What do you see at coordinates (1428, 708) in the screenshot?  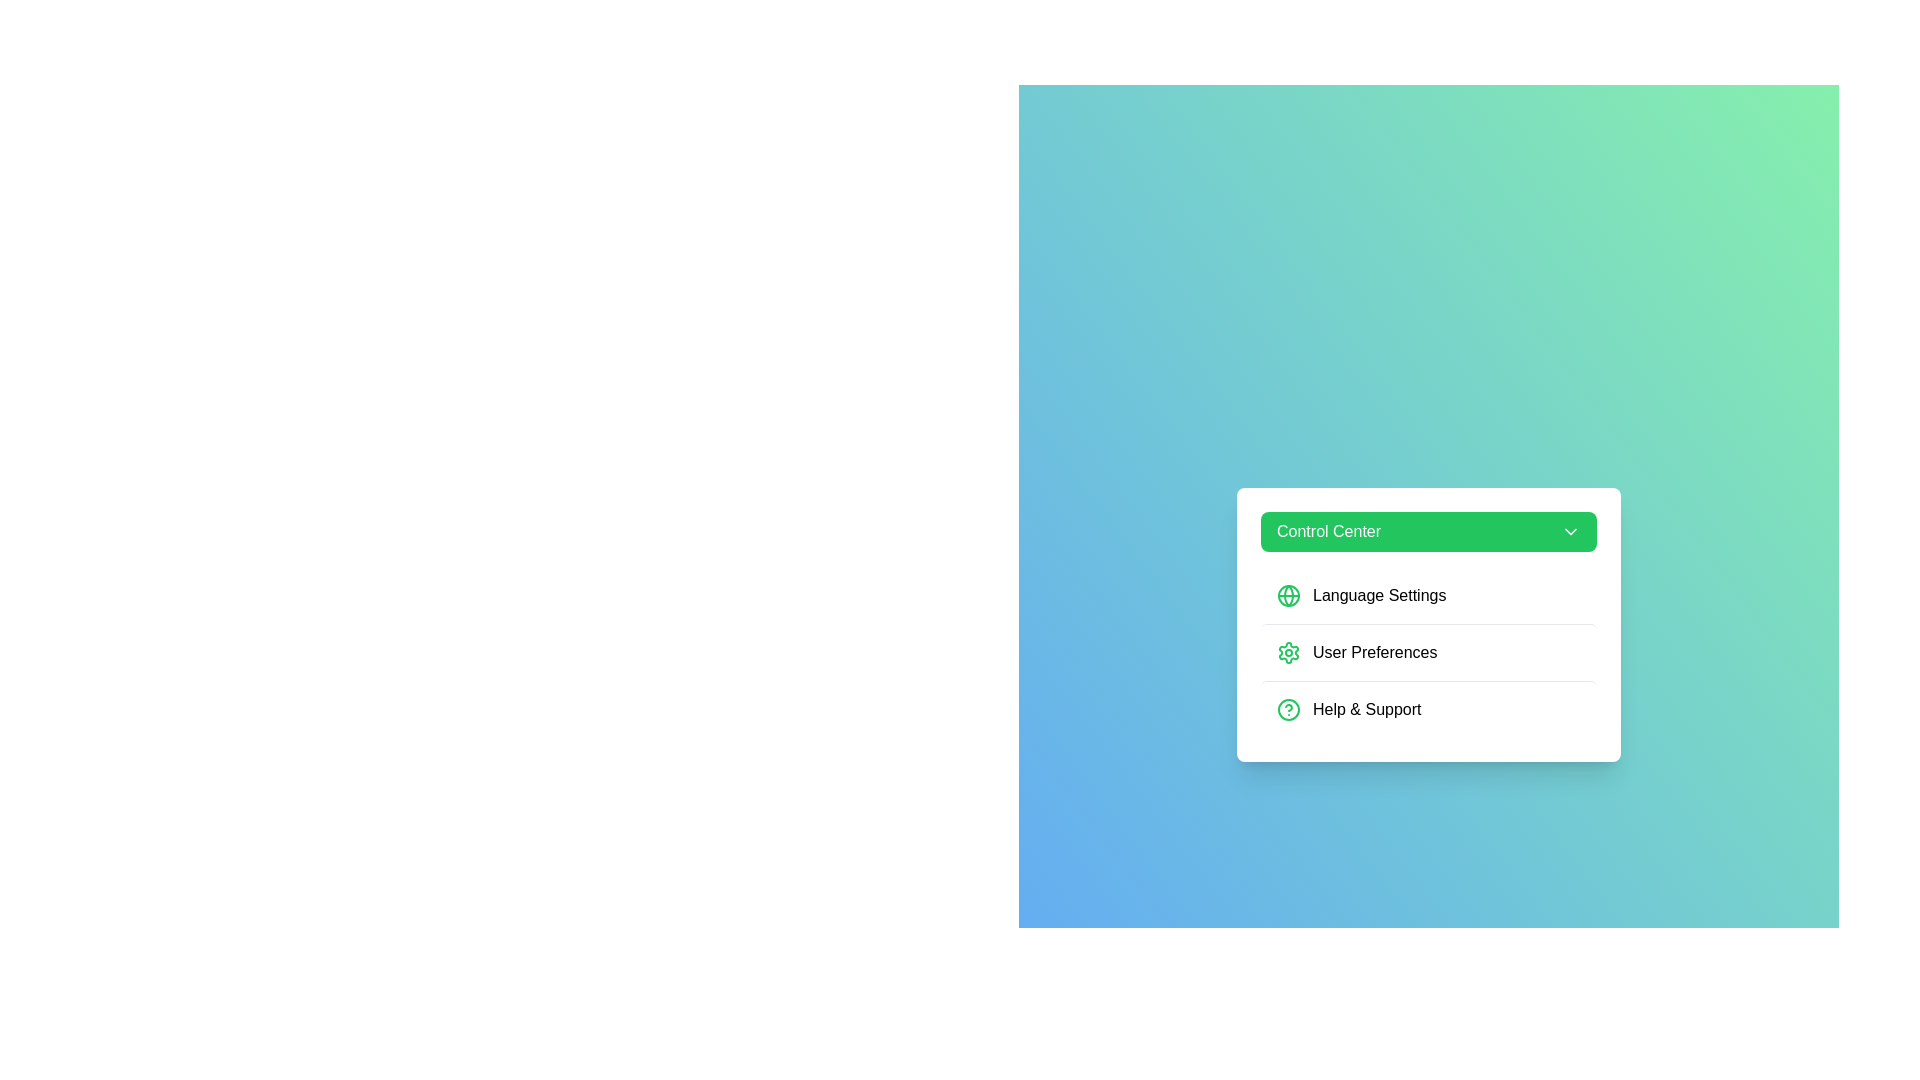 I see `the 'Help & Support' option in the menu` at bounding box center [1428, 708].